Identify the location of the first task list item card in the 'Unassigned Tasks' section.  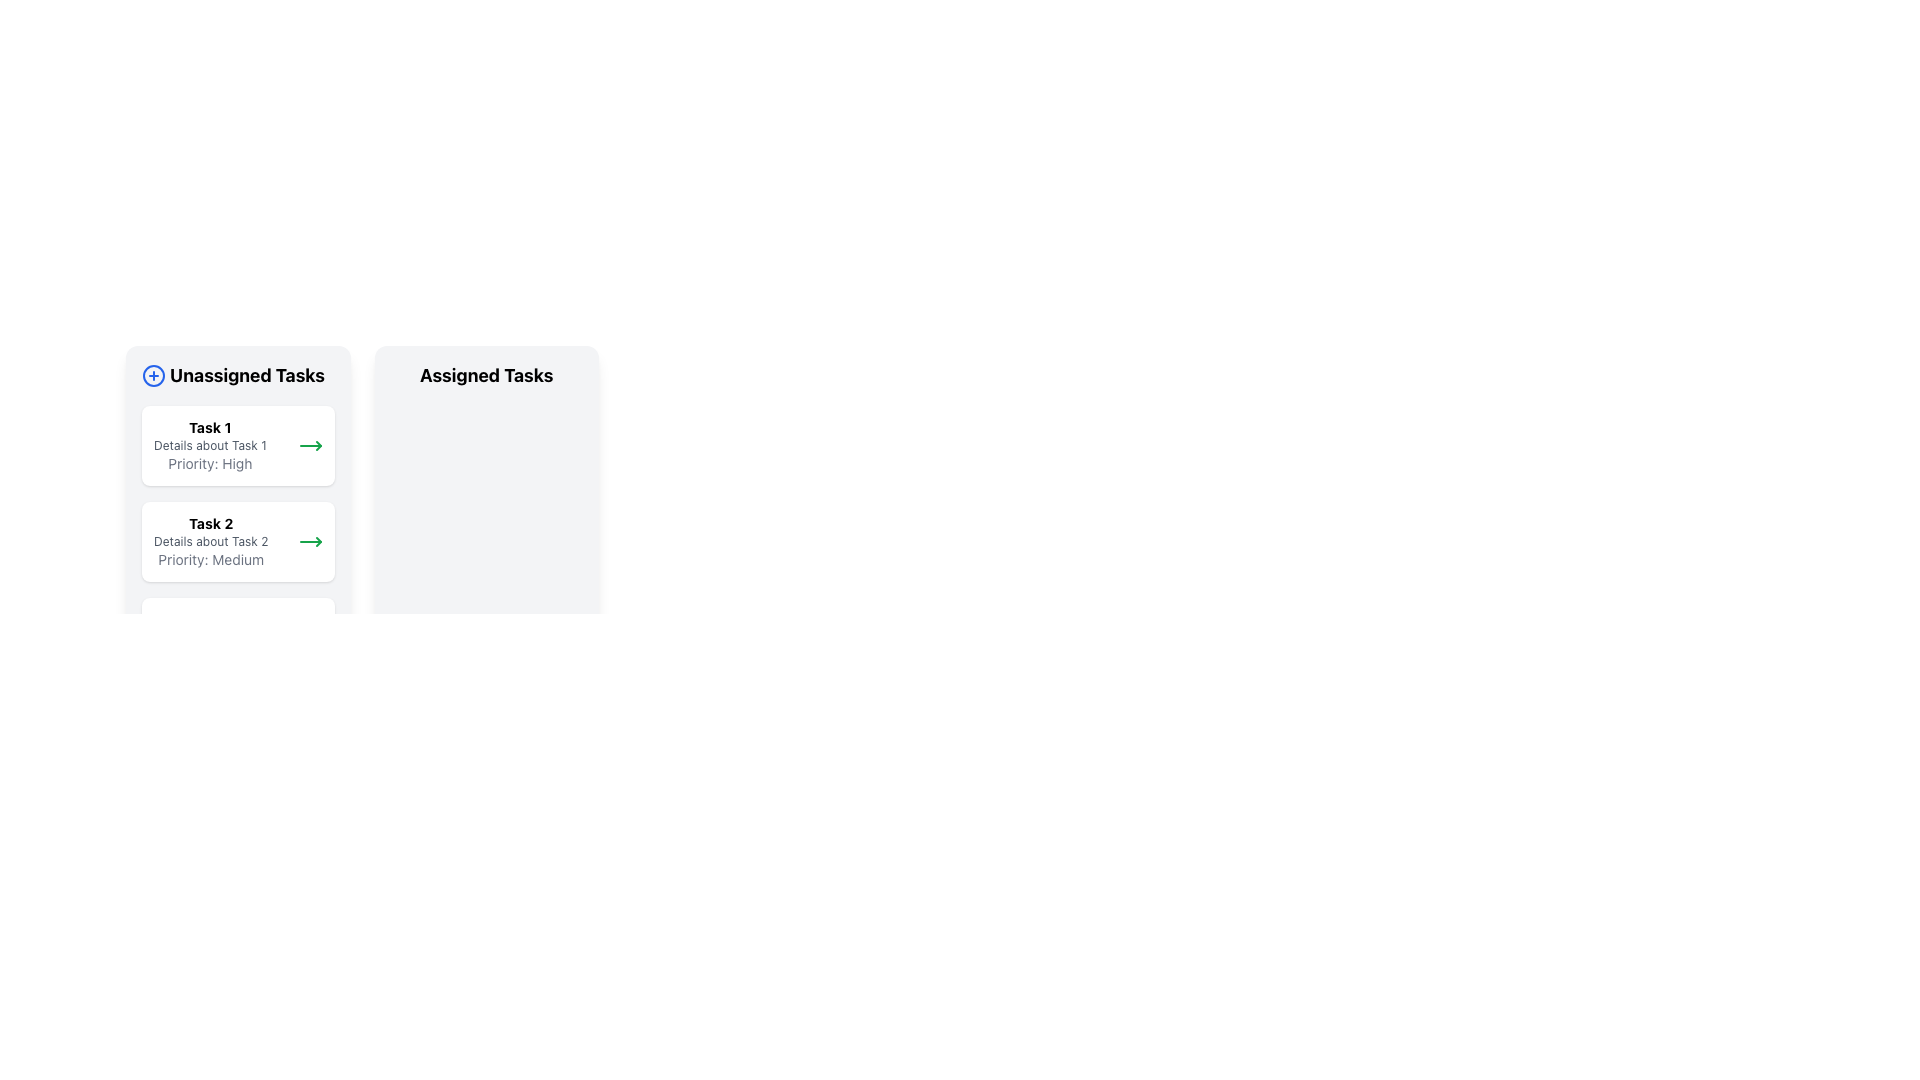
(238, 445).